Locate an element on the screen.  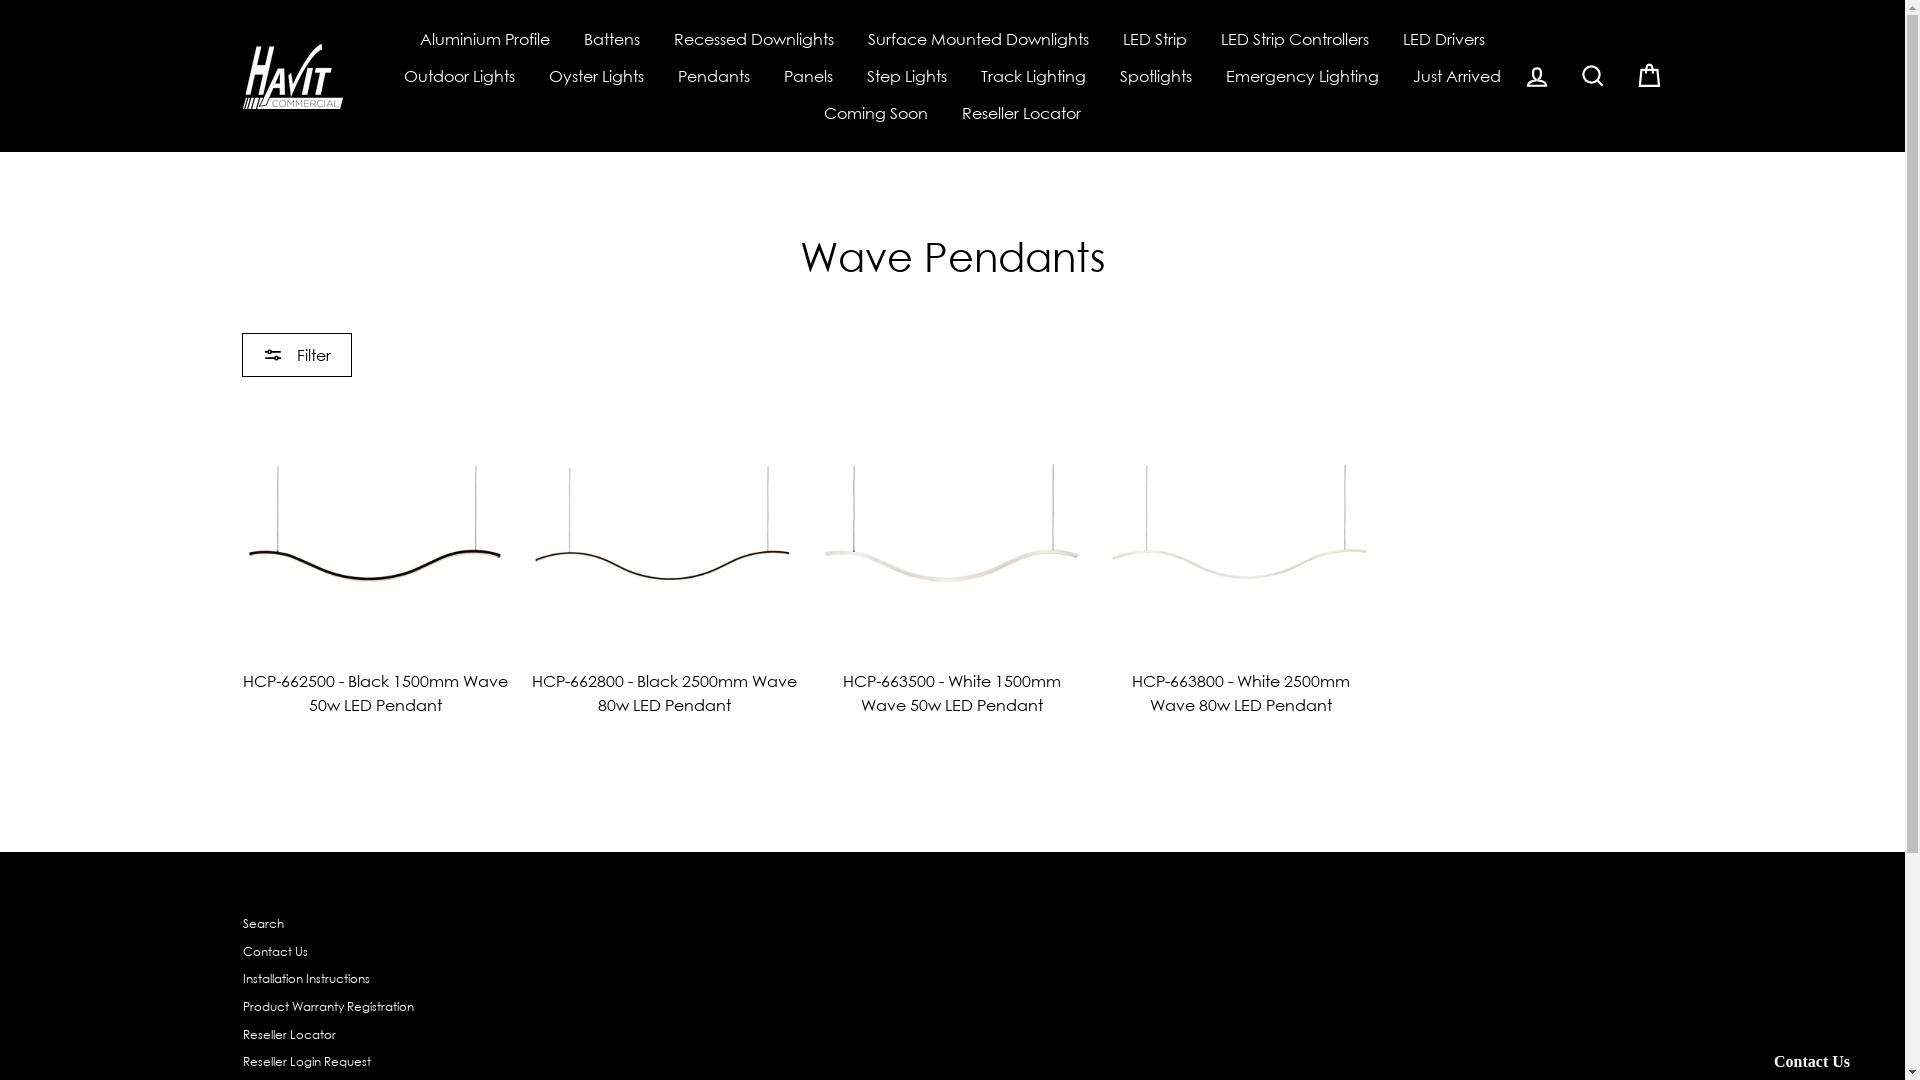
'Reseller Locator' is located at coordinates (1021, 113).